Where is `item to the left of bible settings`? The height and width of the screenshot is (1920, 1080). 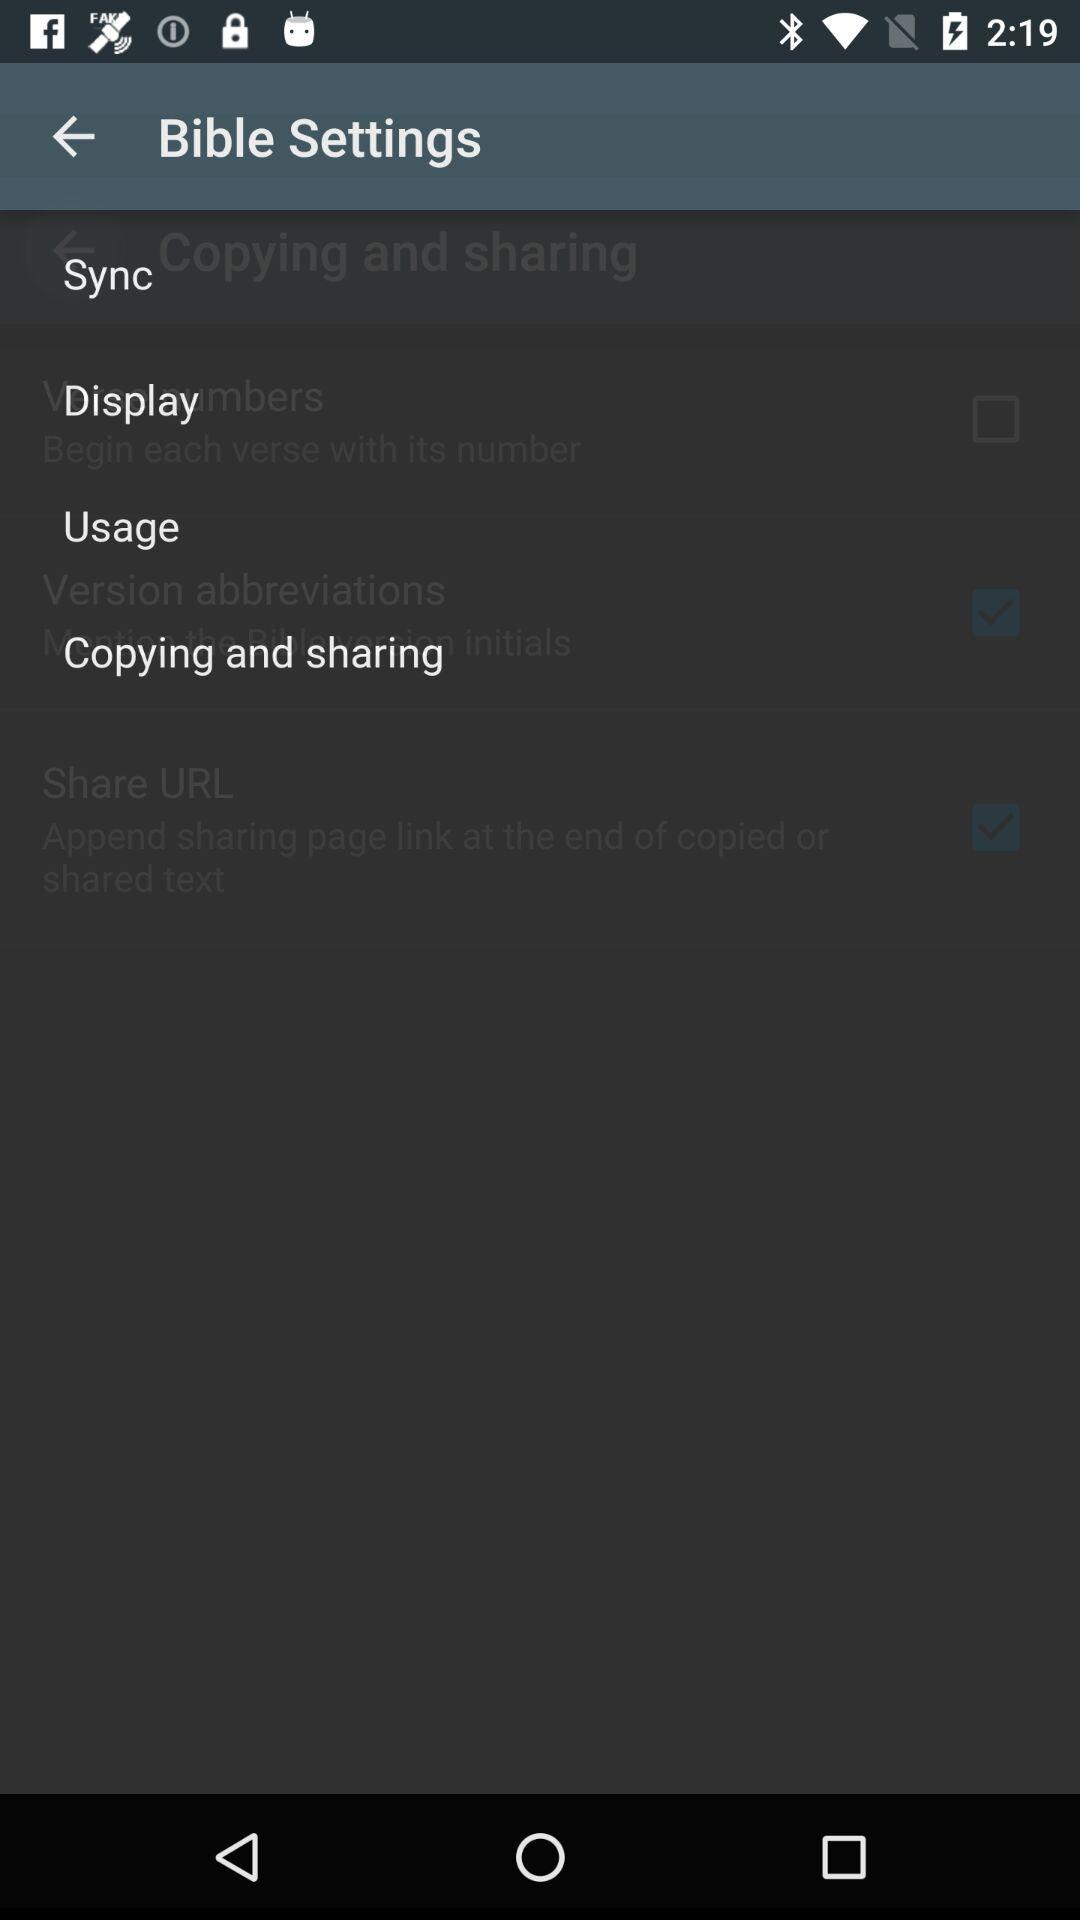
item to the left of bible settings is located at coordinates (72, 135).